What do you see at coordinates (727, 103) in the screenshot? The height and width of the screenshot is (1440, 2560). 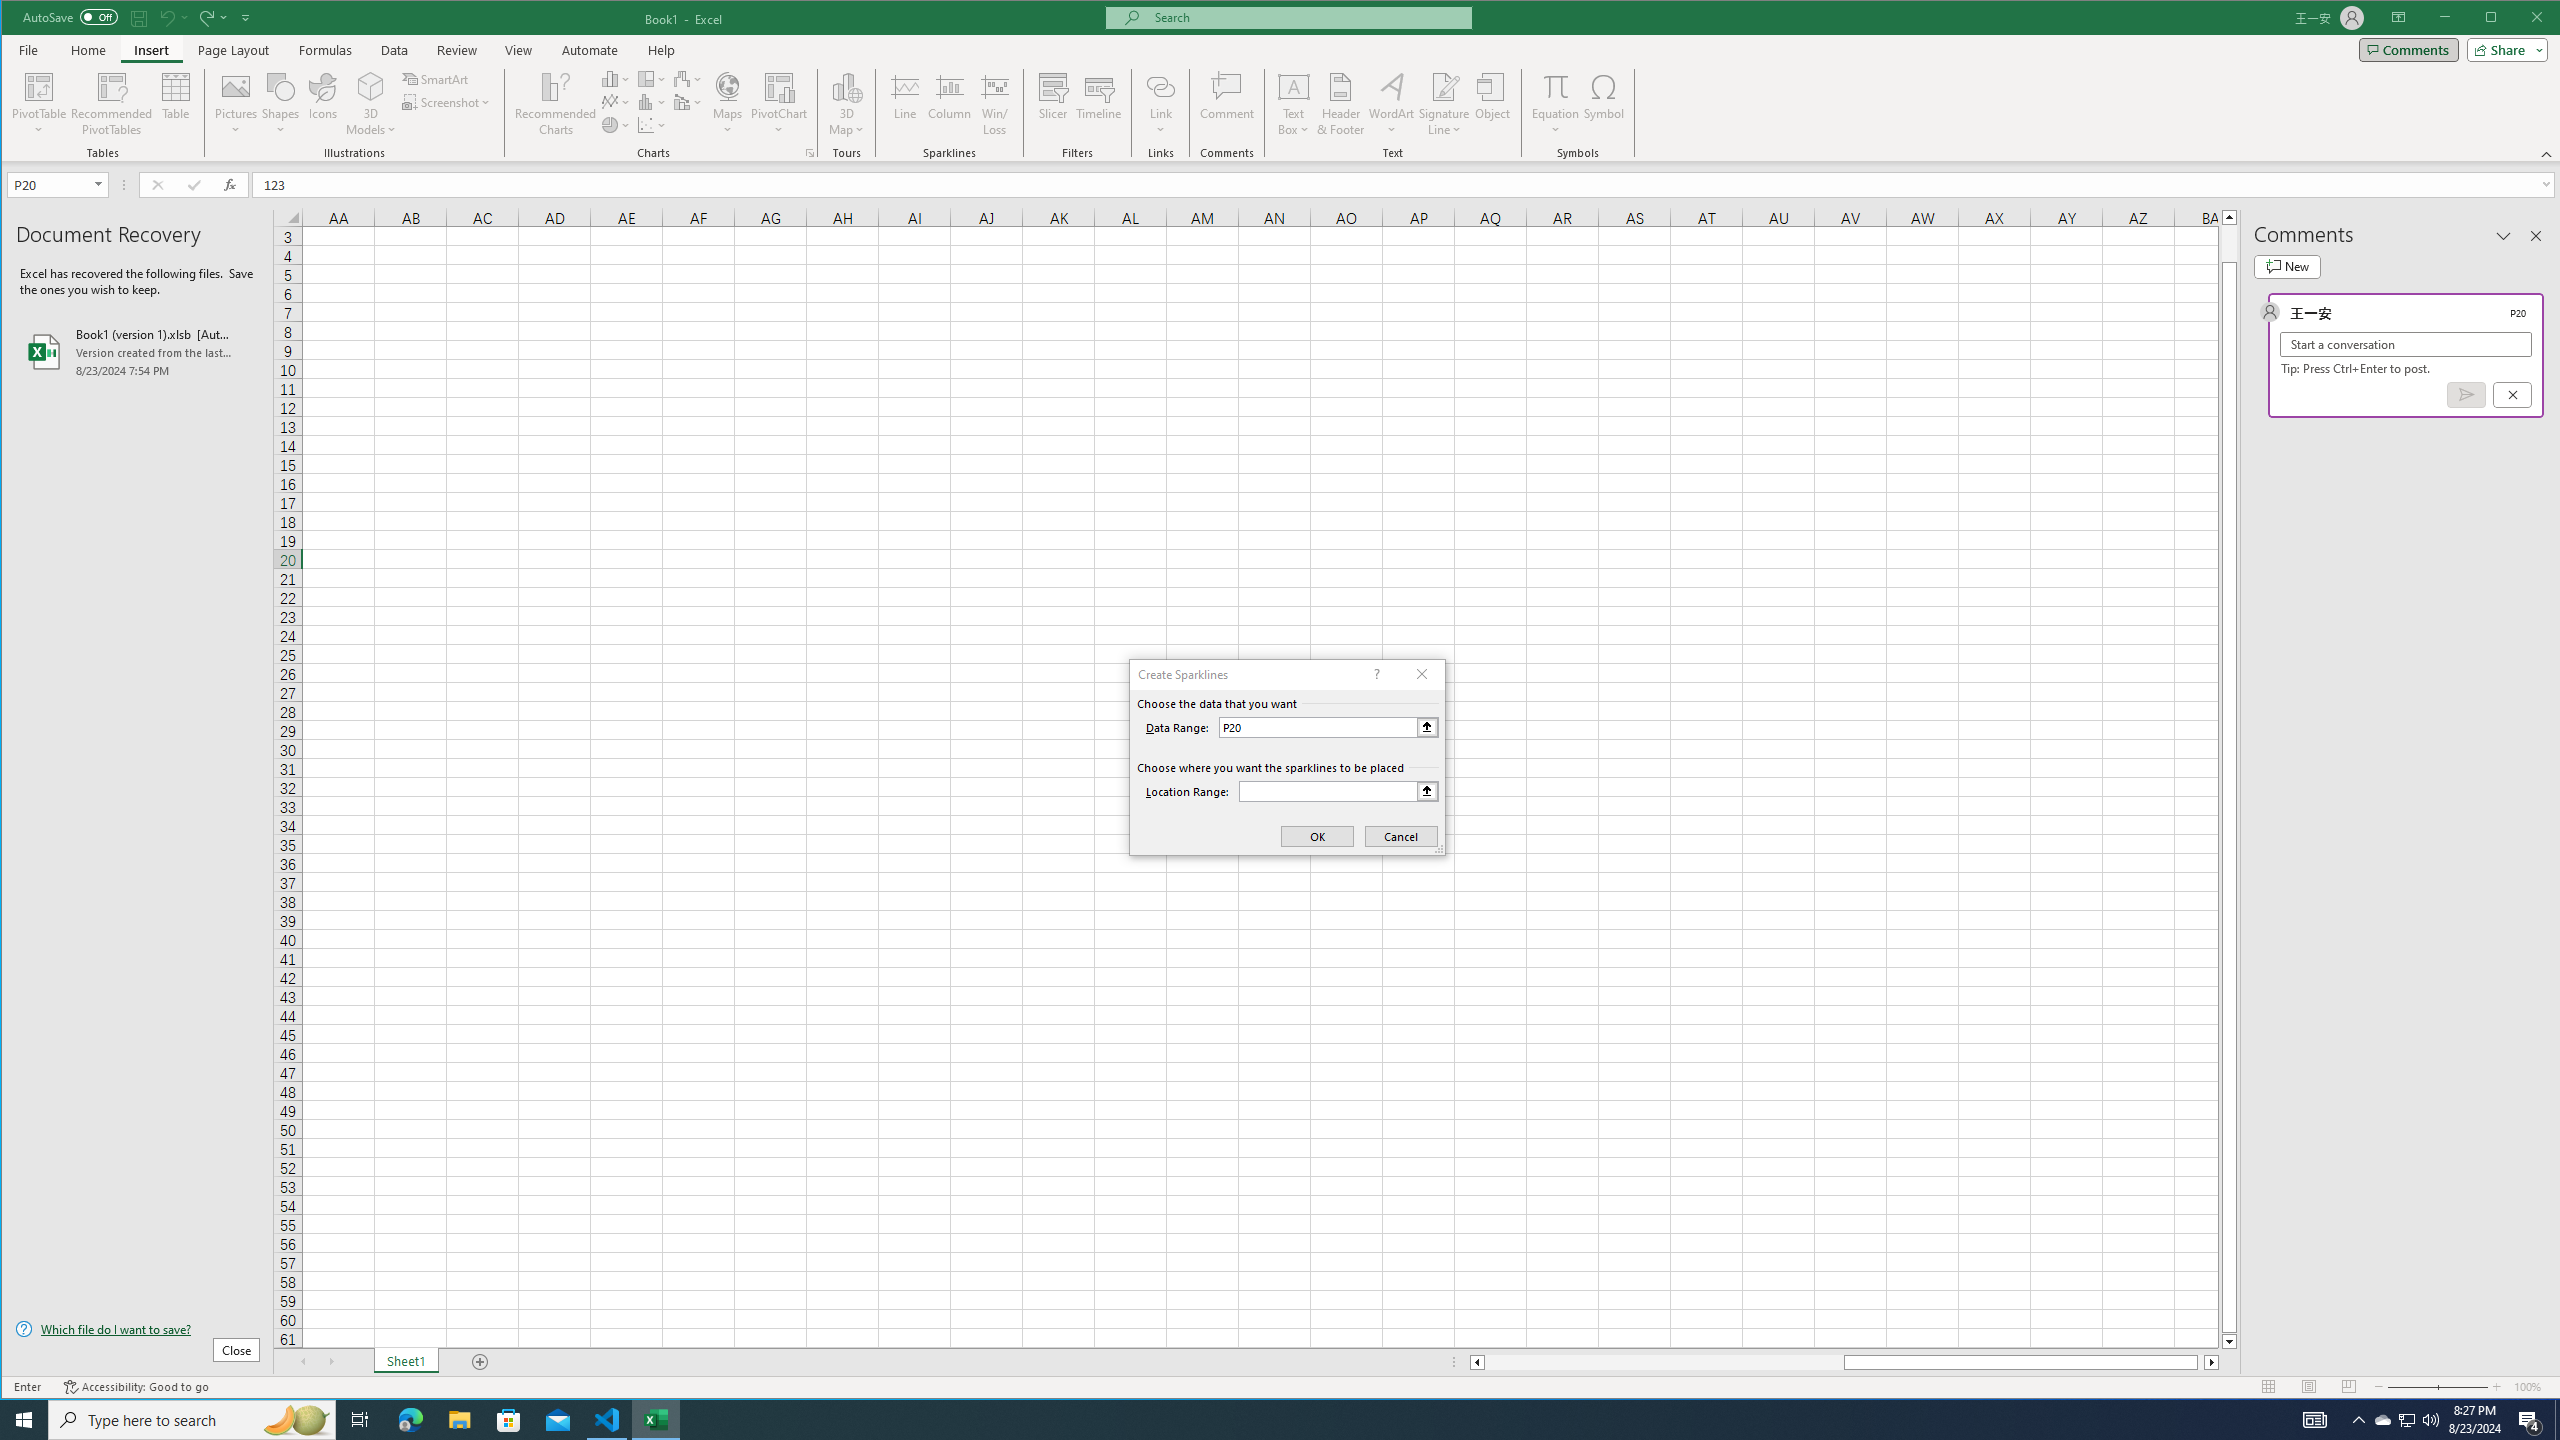 I see `'Maps'` at bounding box center [727, 103].